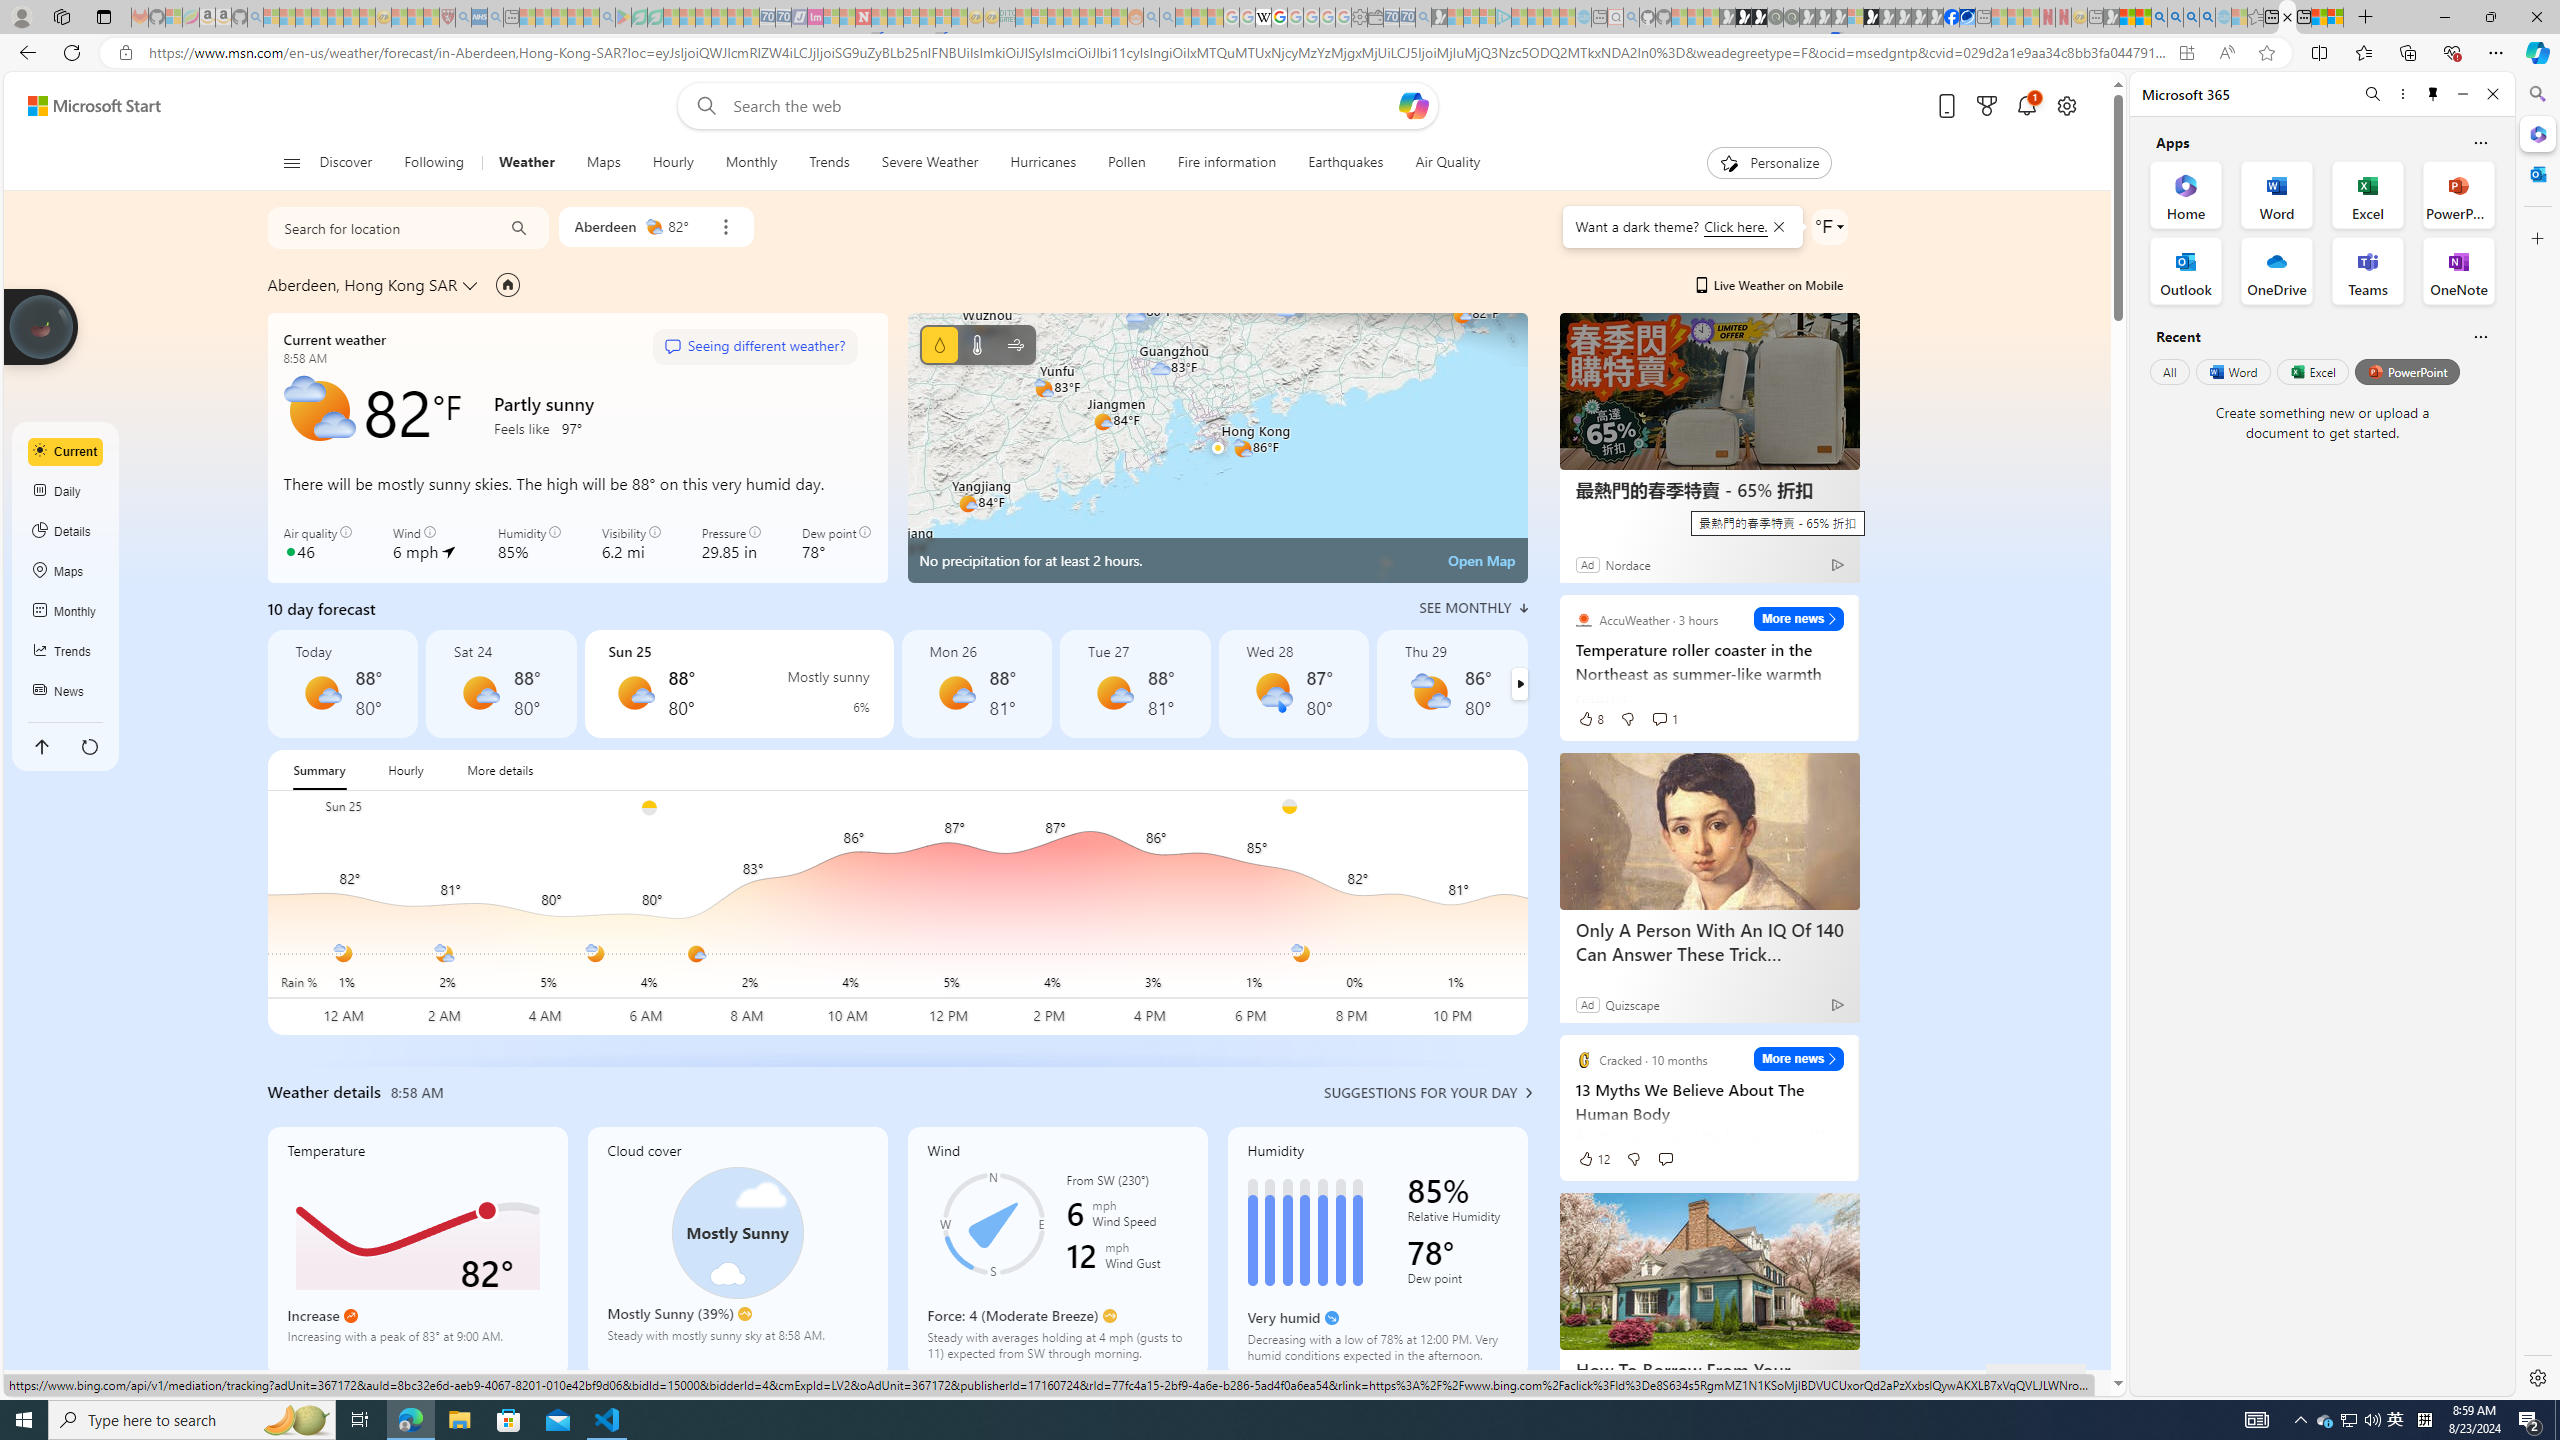  I want to click on 'Hurricanes', so click(1043, 162).